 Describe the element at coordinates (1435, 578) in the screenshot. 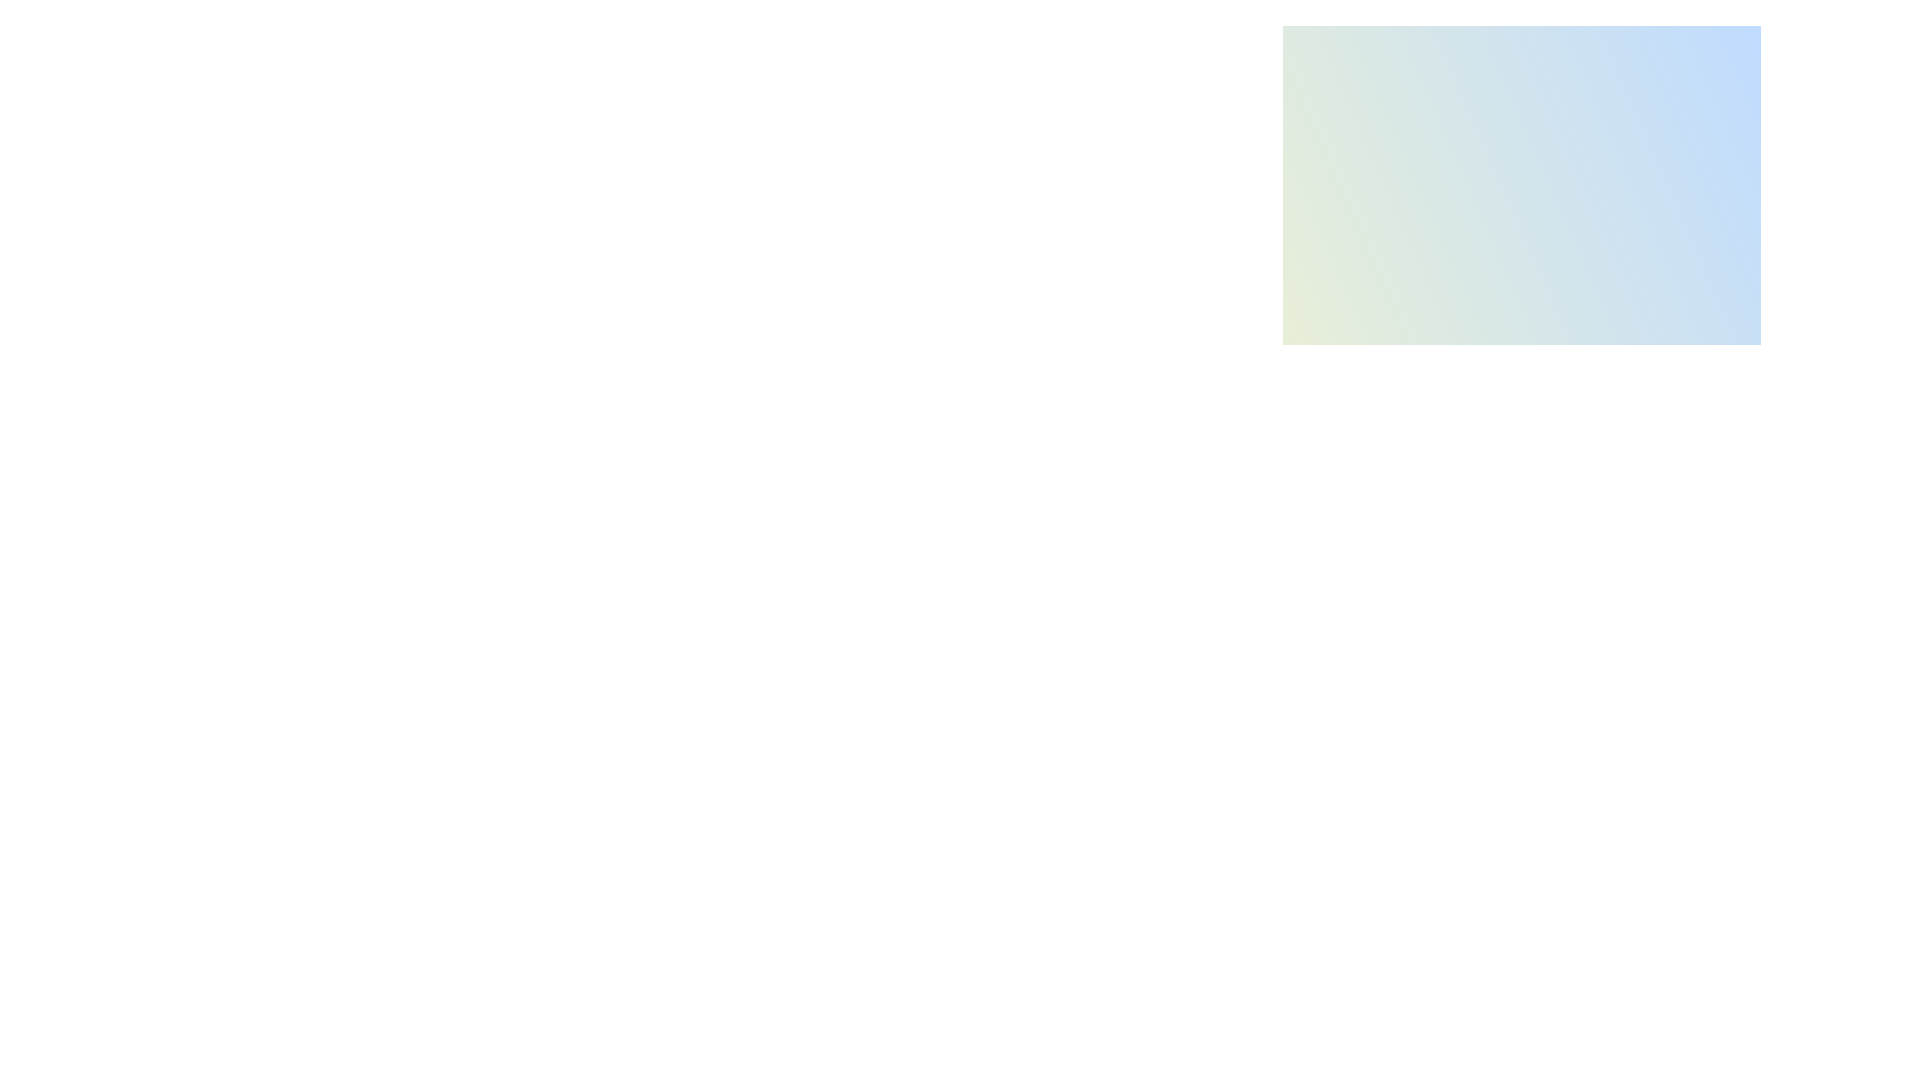

I see `the airflow slider to 22%` at that location.